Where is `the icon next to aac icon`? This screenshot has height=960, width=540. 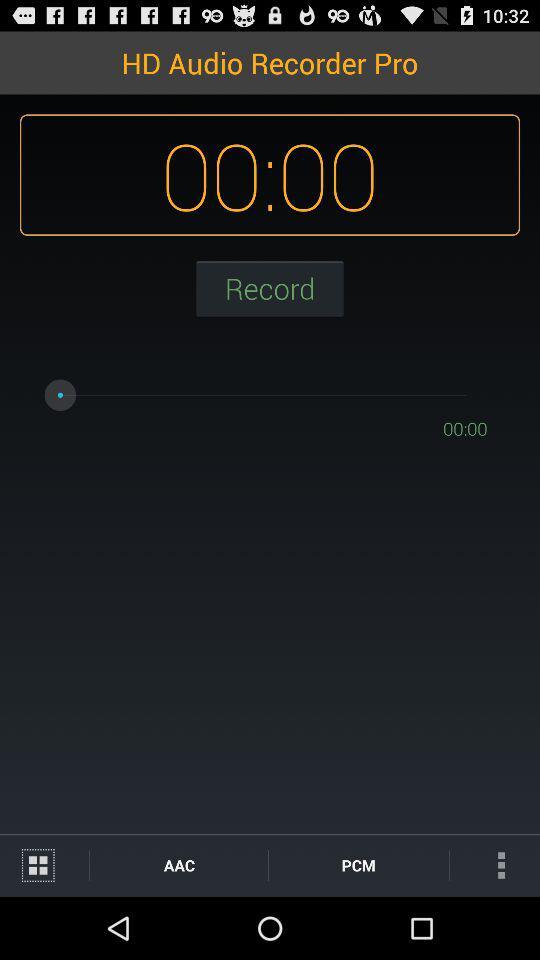
the icon next to aac icon is located at coordinates (44, 864).